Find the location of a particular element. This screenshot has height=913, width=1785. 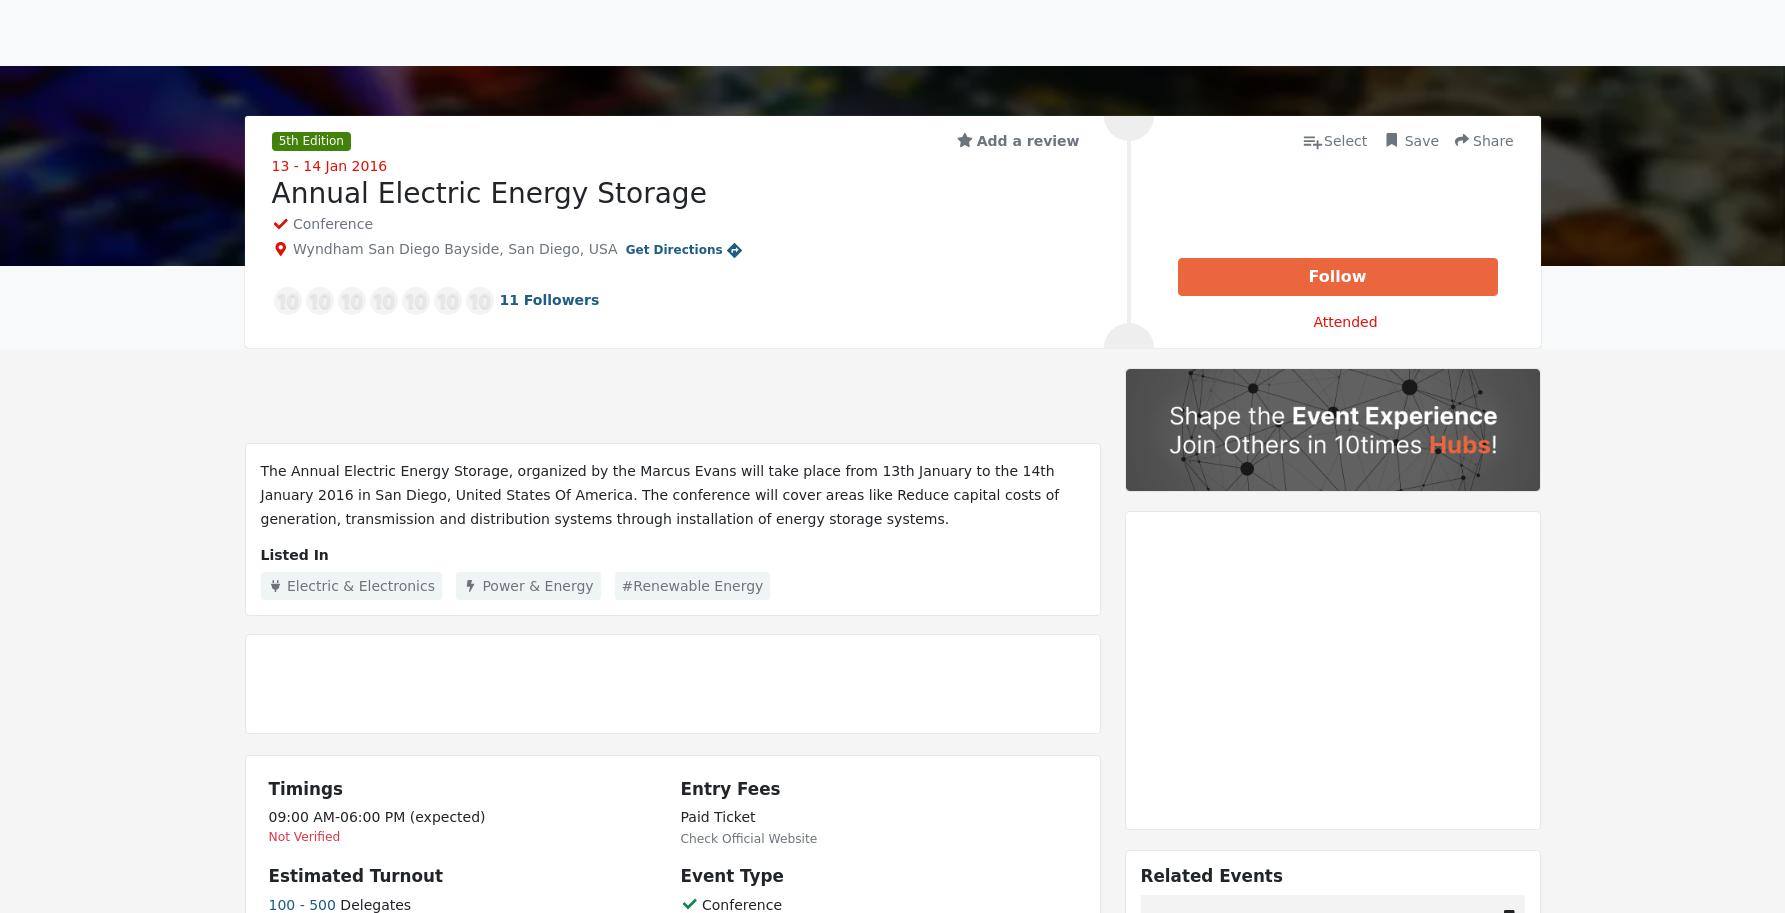

'Renewable Energy etc. are some of the products / services to be showcased in Annual Electric Energy Storage.' is located at coordinates (648, 559).